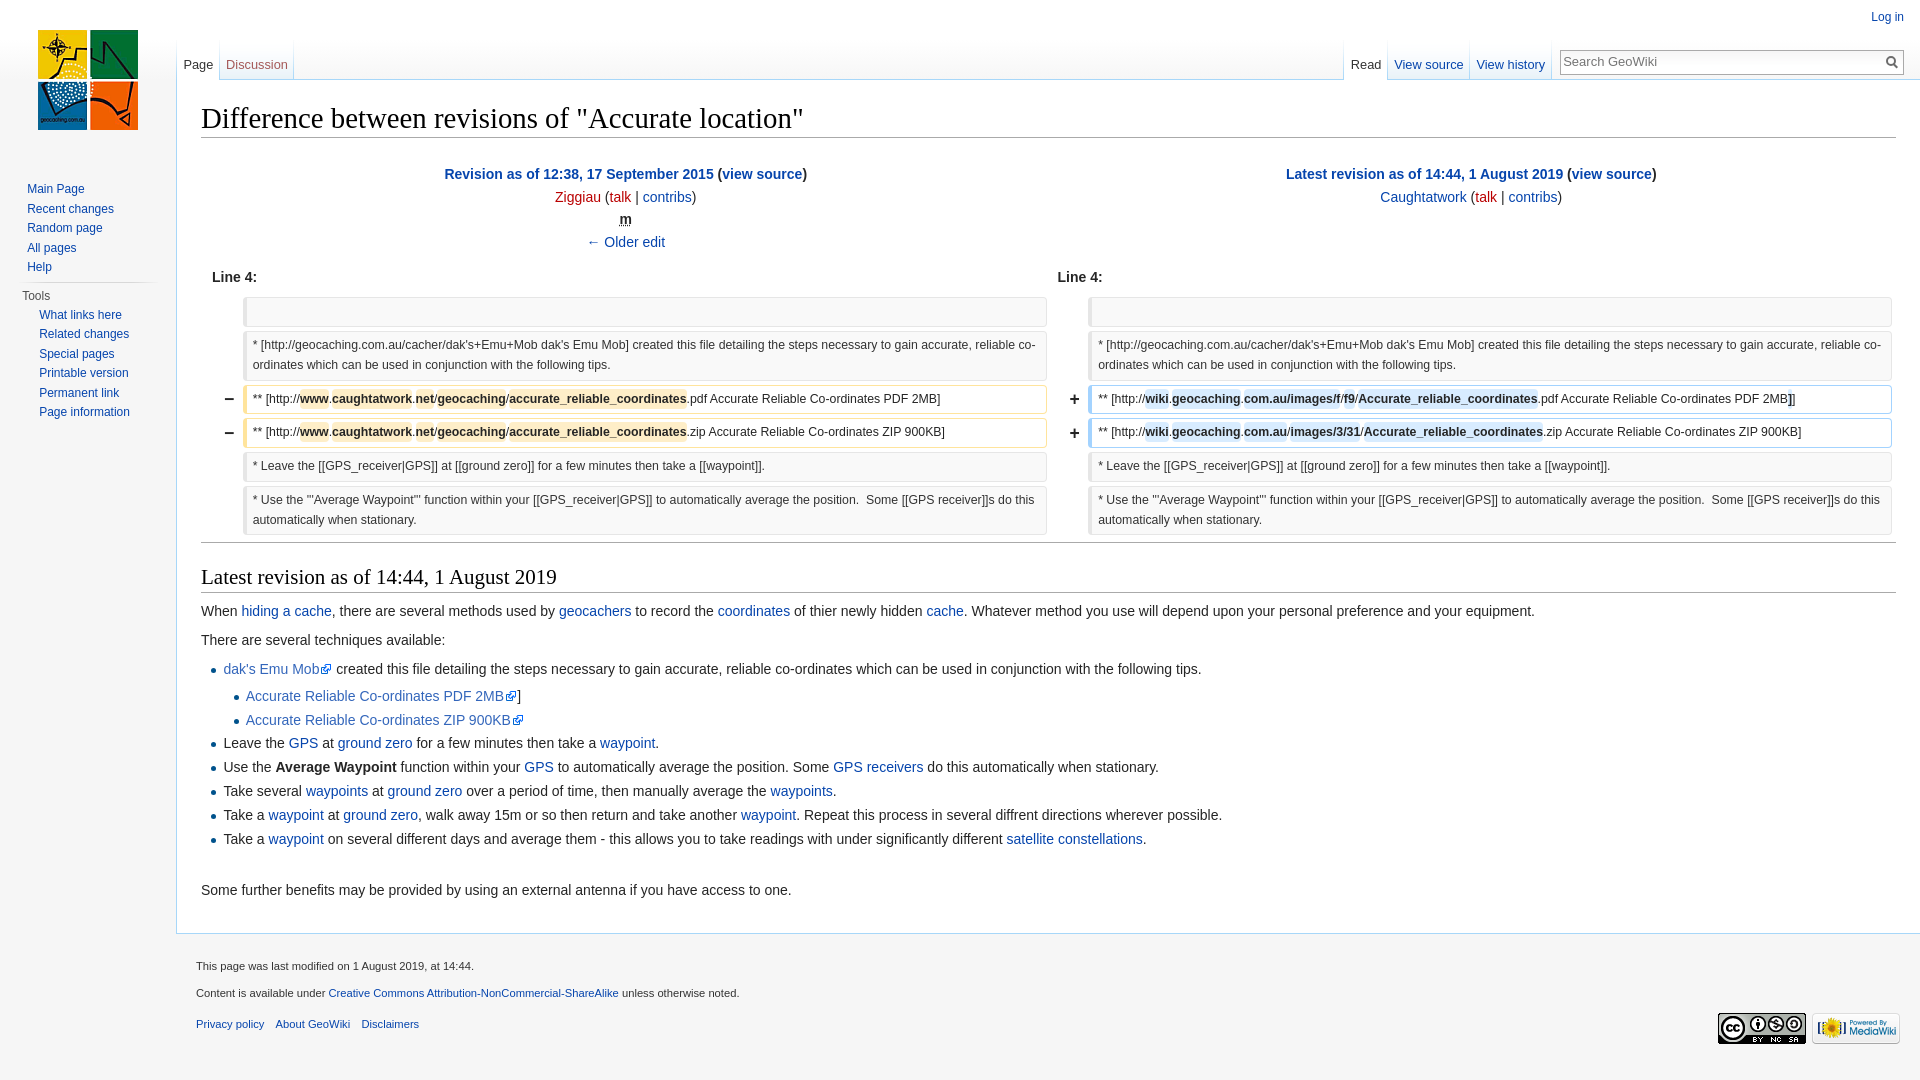 The image size is (1920, 1080). I want to click on 'Random page', so click(64, 226).